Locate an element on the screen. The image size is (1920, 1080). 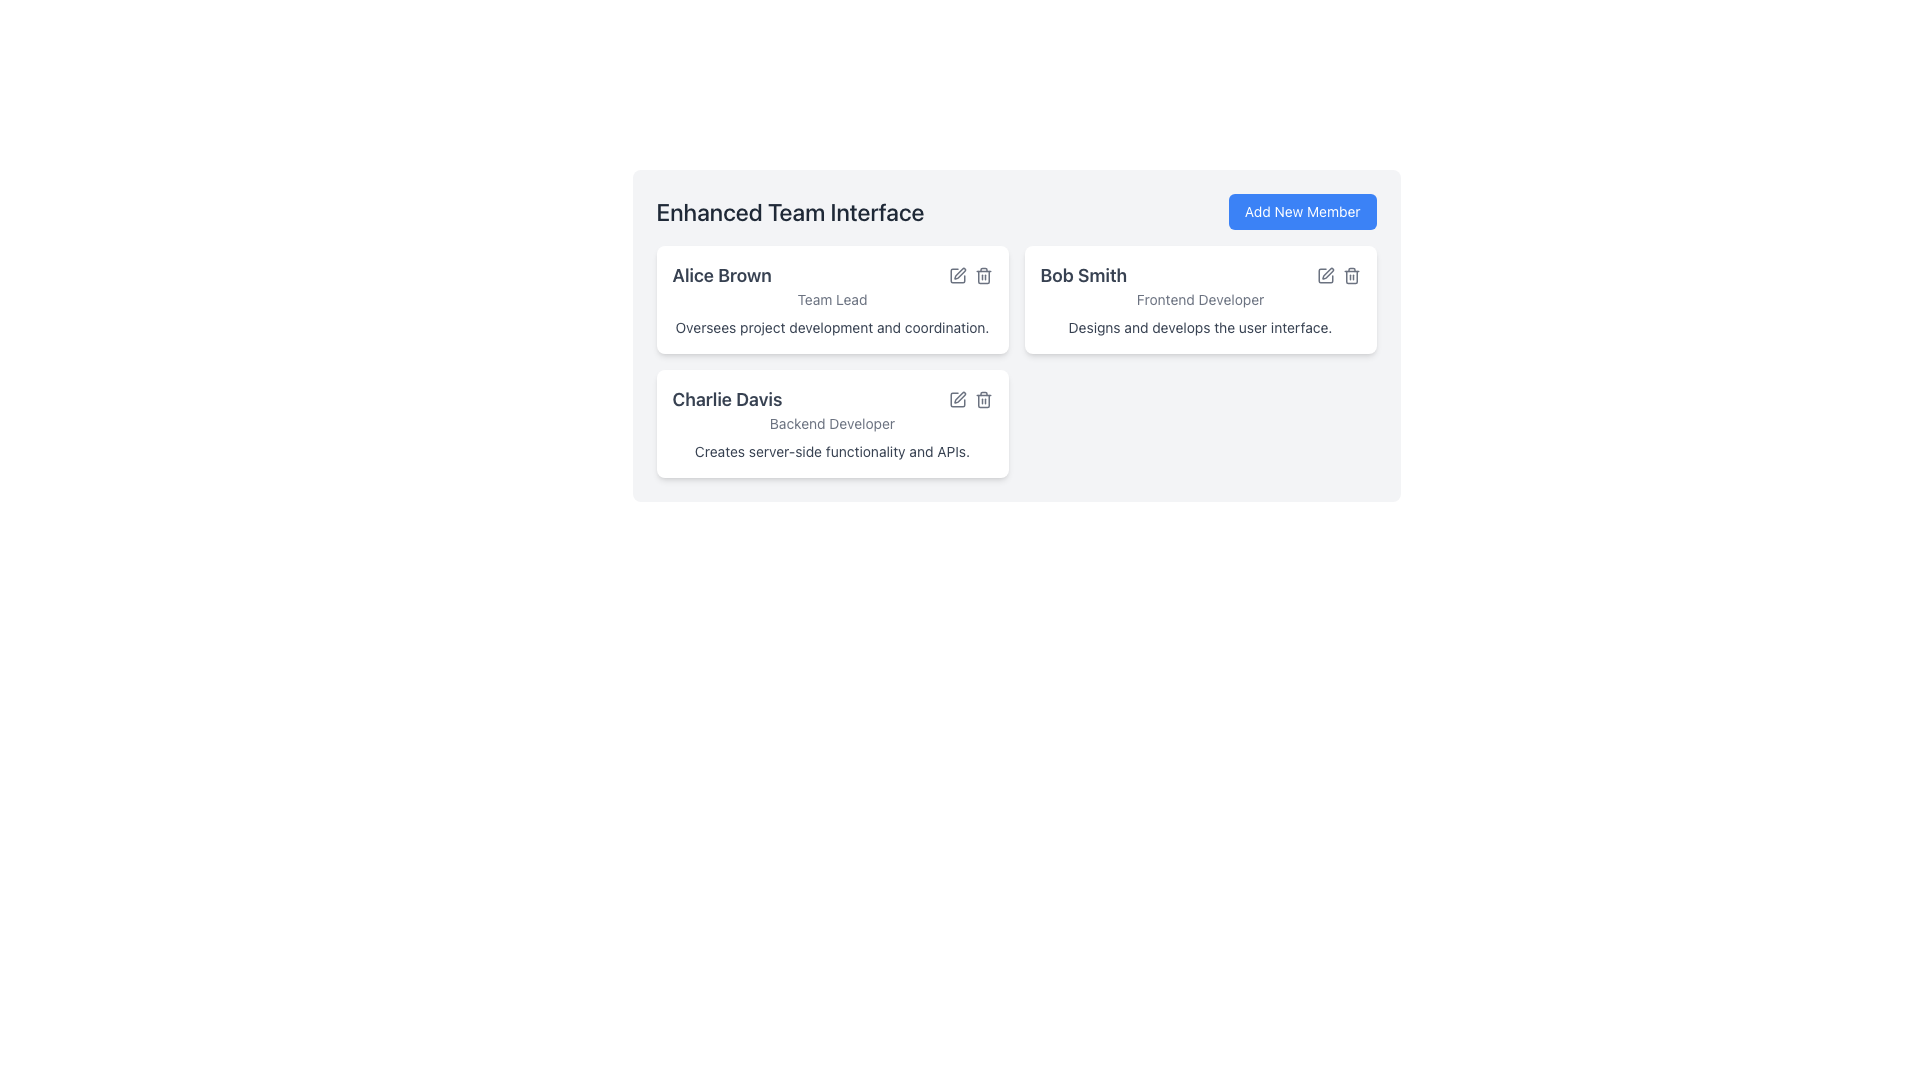
the trash can icon button located in the 'Bob Smith' card is located at coordinates (1351, 276).